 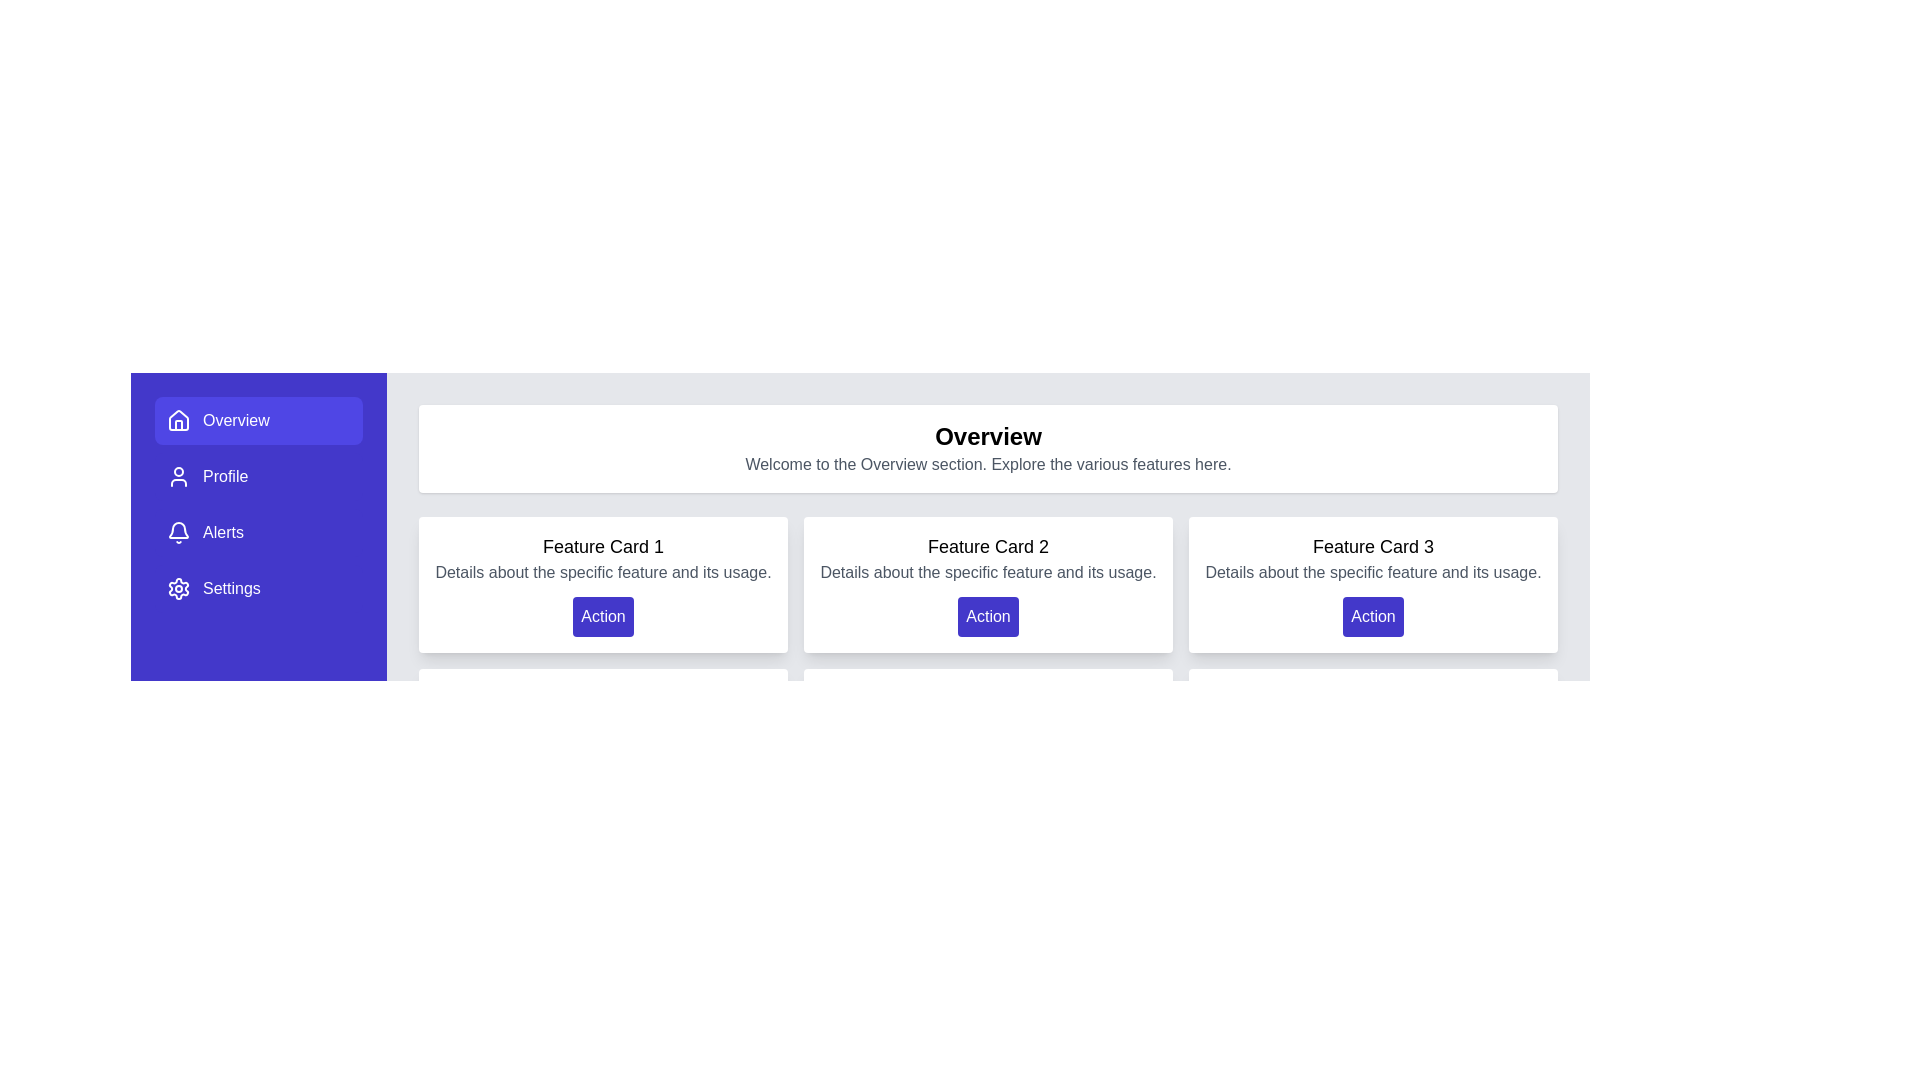 I want to click on the 'Profile' text label, which is styled in white on a purple background, located in the sidebar menu between 'Overview' and 'Alerts', so click(x=225, y=477).